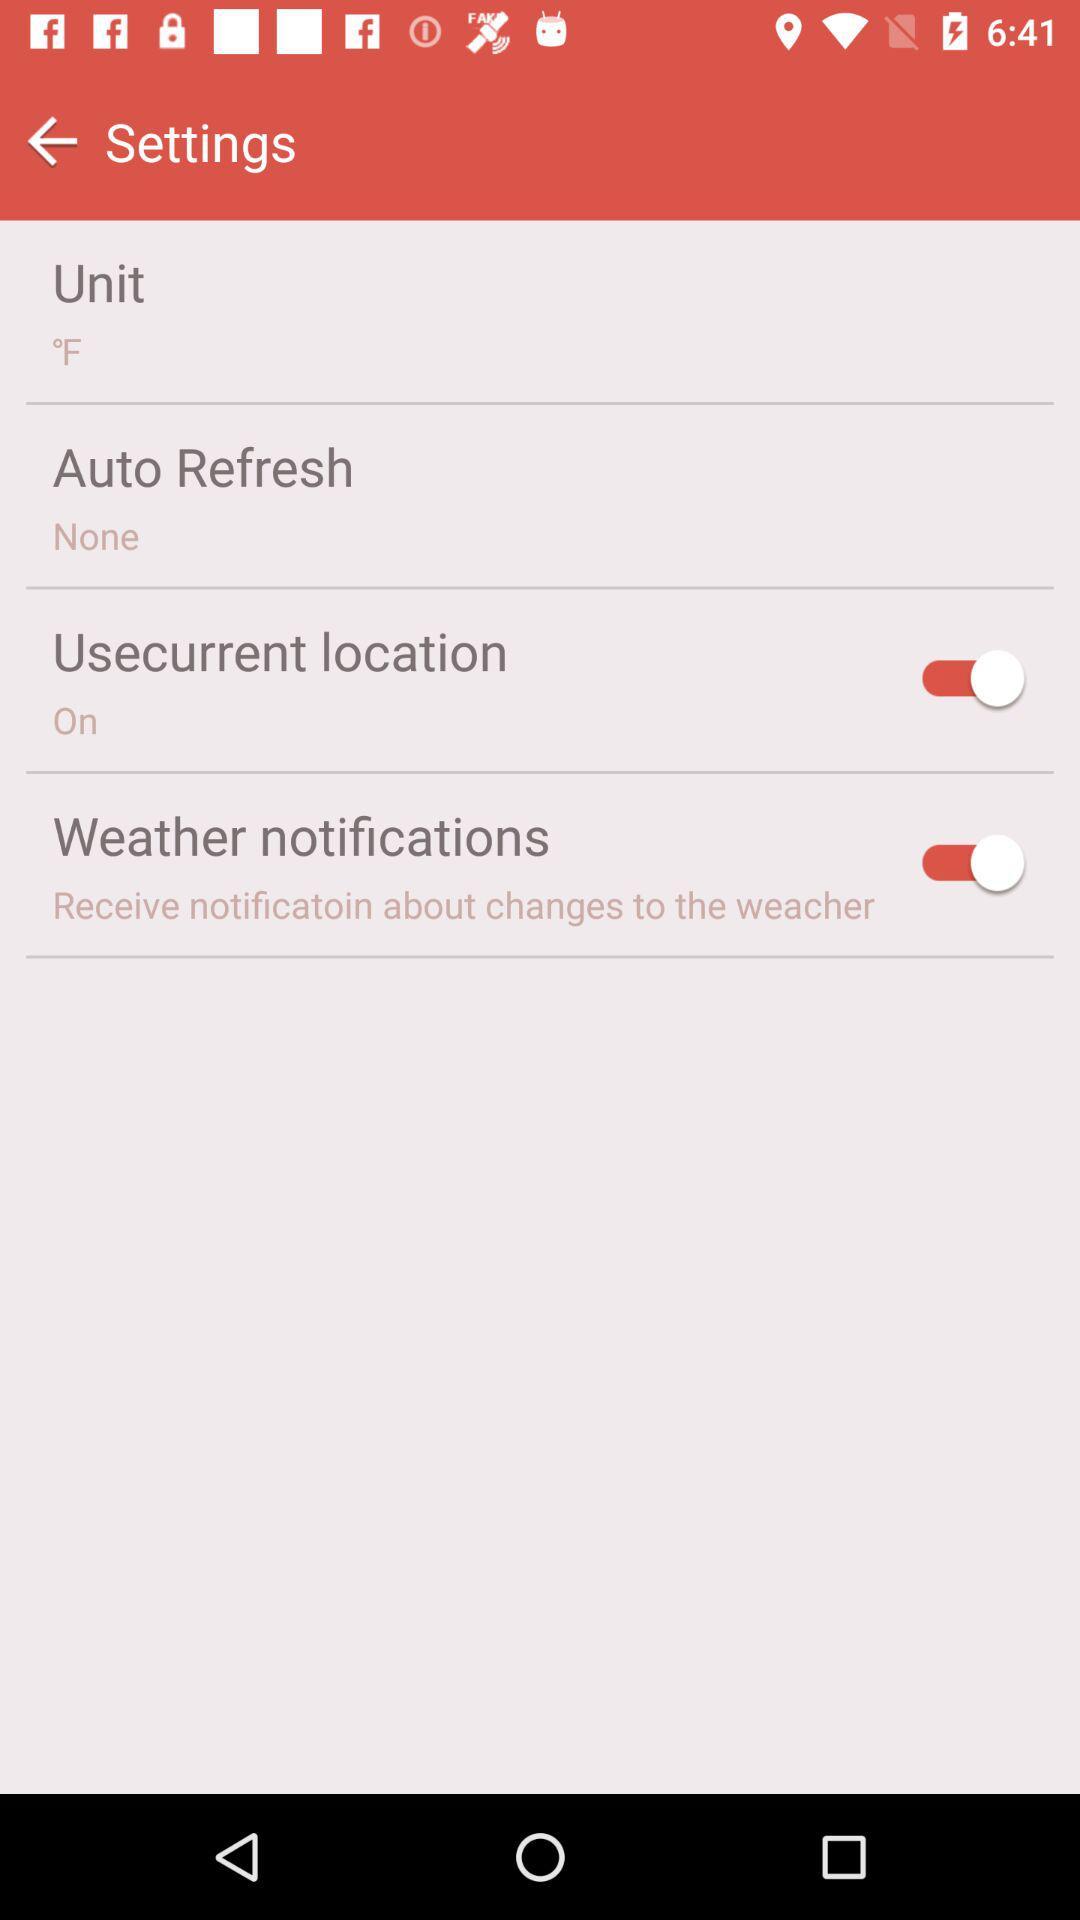  Describe the element at coordinates (51, 140) in the screenshot. I see `item to the left of the settings item` at that location.